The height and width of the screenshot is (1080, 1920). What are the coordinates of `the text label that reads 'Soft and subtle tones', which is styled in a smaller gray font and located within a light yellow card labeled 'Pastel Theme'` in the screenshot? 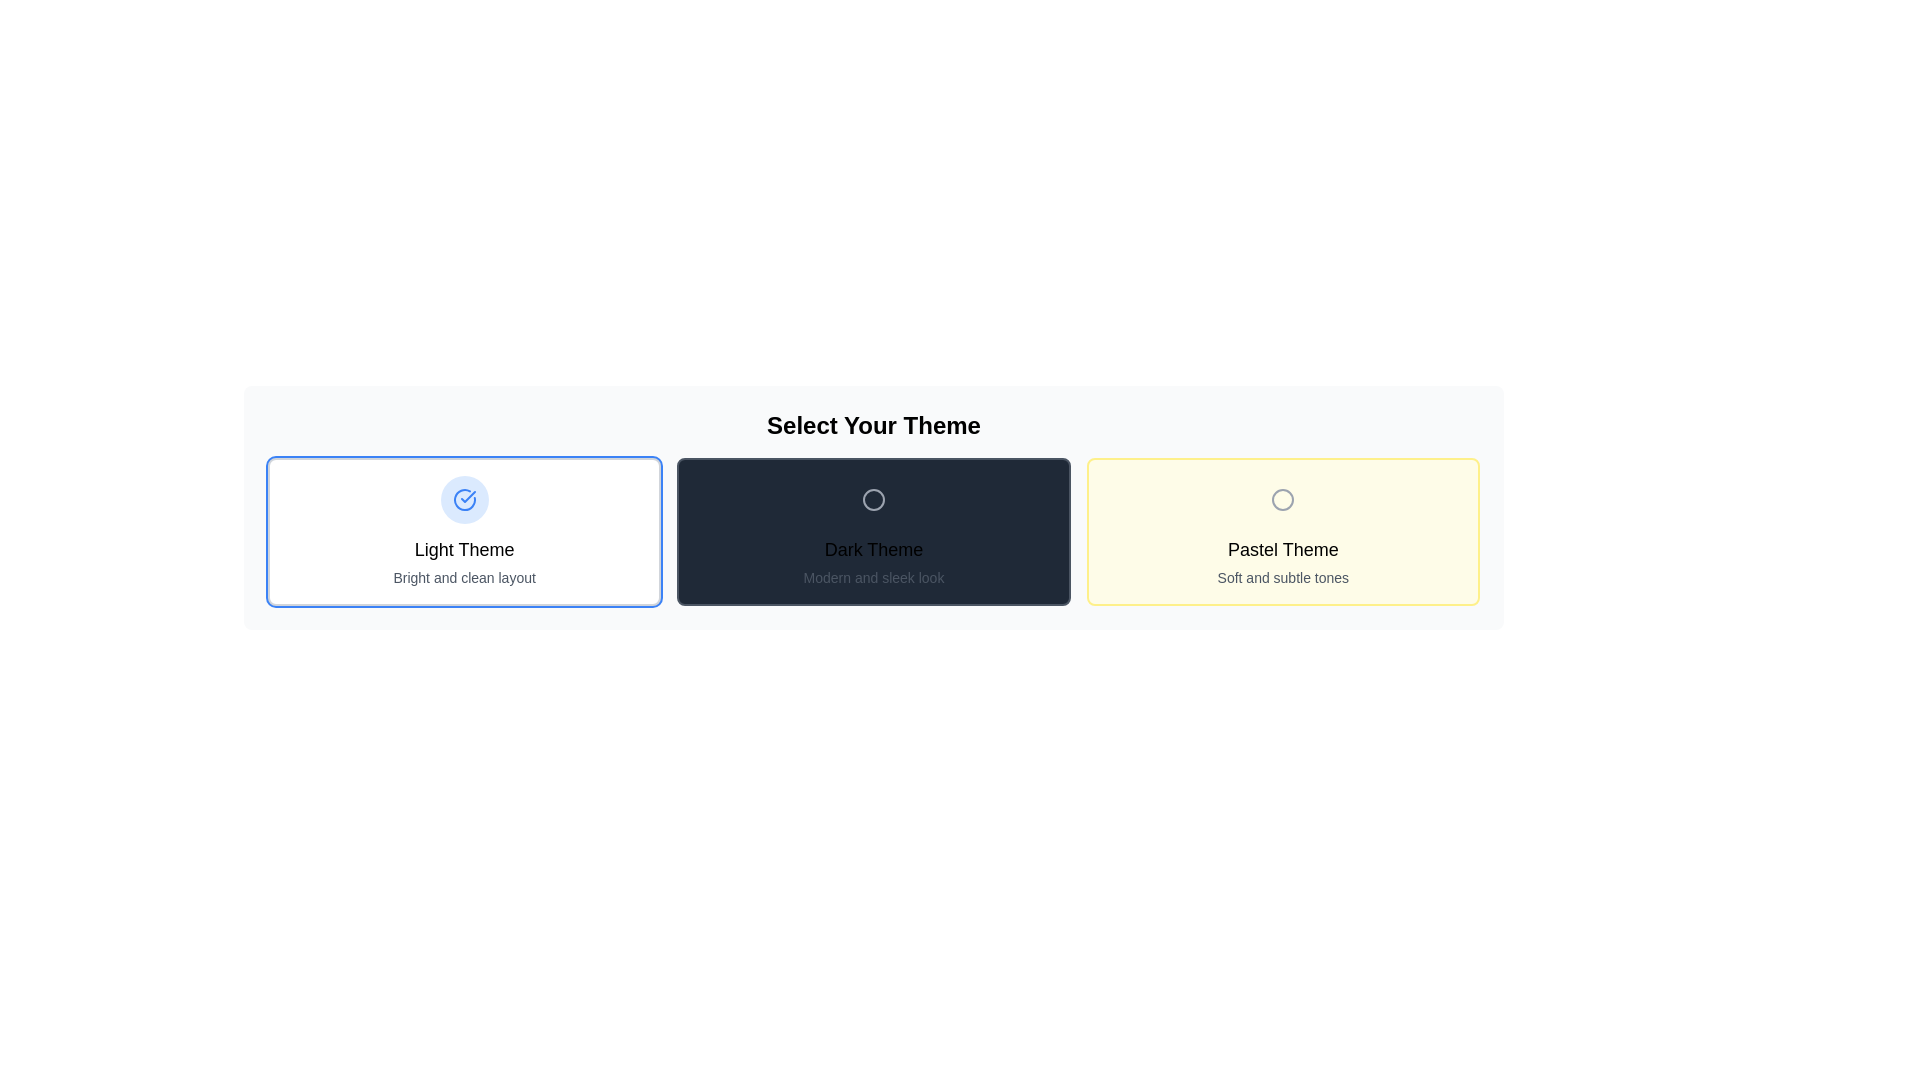 It's located at (1283, 578).